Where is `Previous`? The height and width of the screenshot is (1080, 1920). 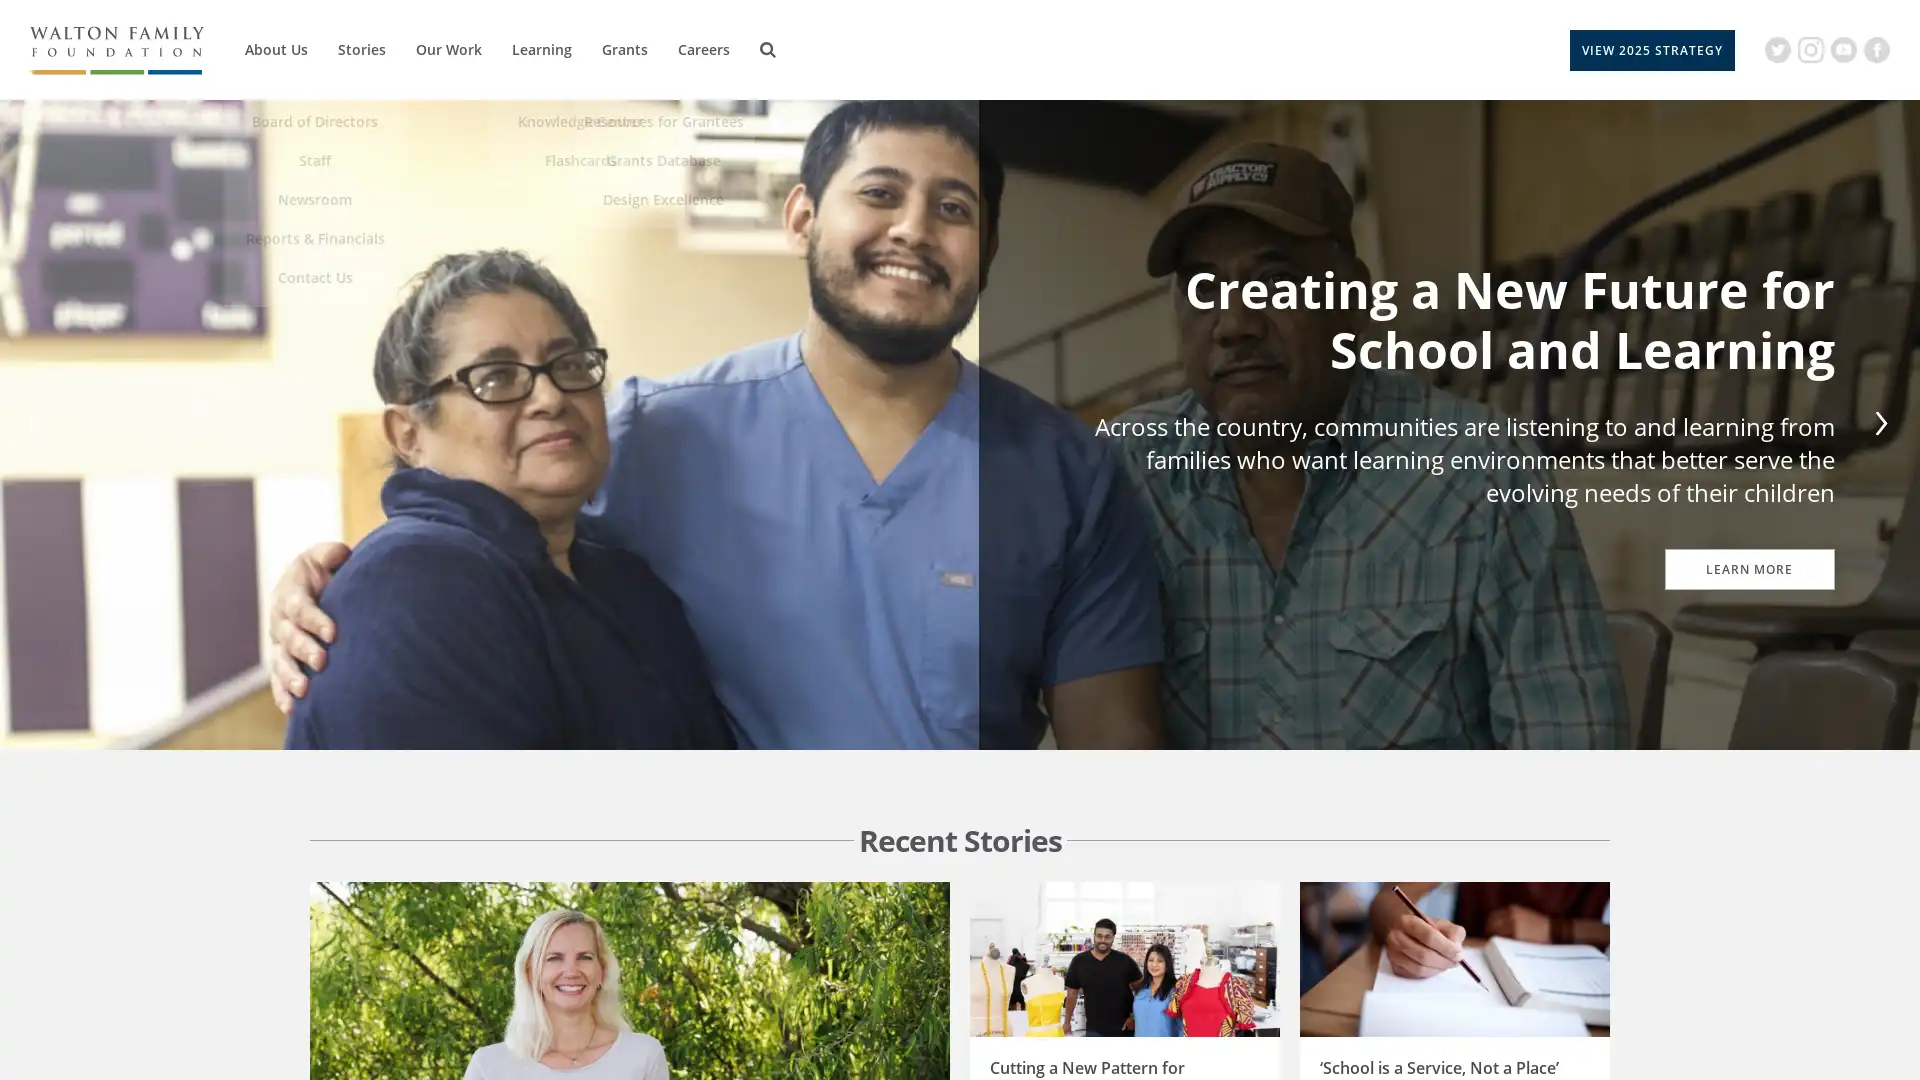 Previous is located at coordinates (42, 423).